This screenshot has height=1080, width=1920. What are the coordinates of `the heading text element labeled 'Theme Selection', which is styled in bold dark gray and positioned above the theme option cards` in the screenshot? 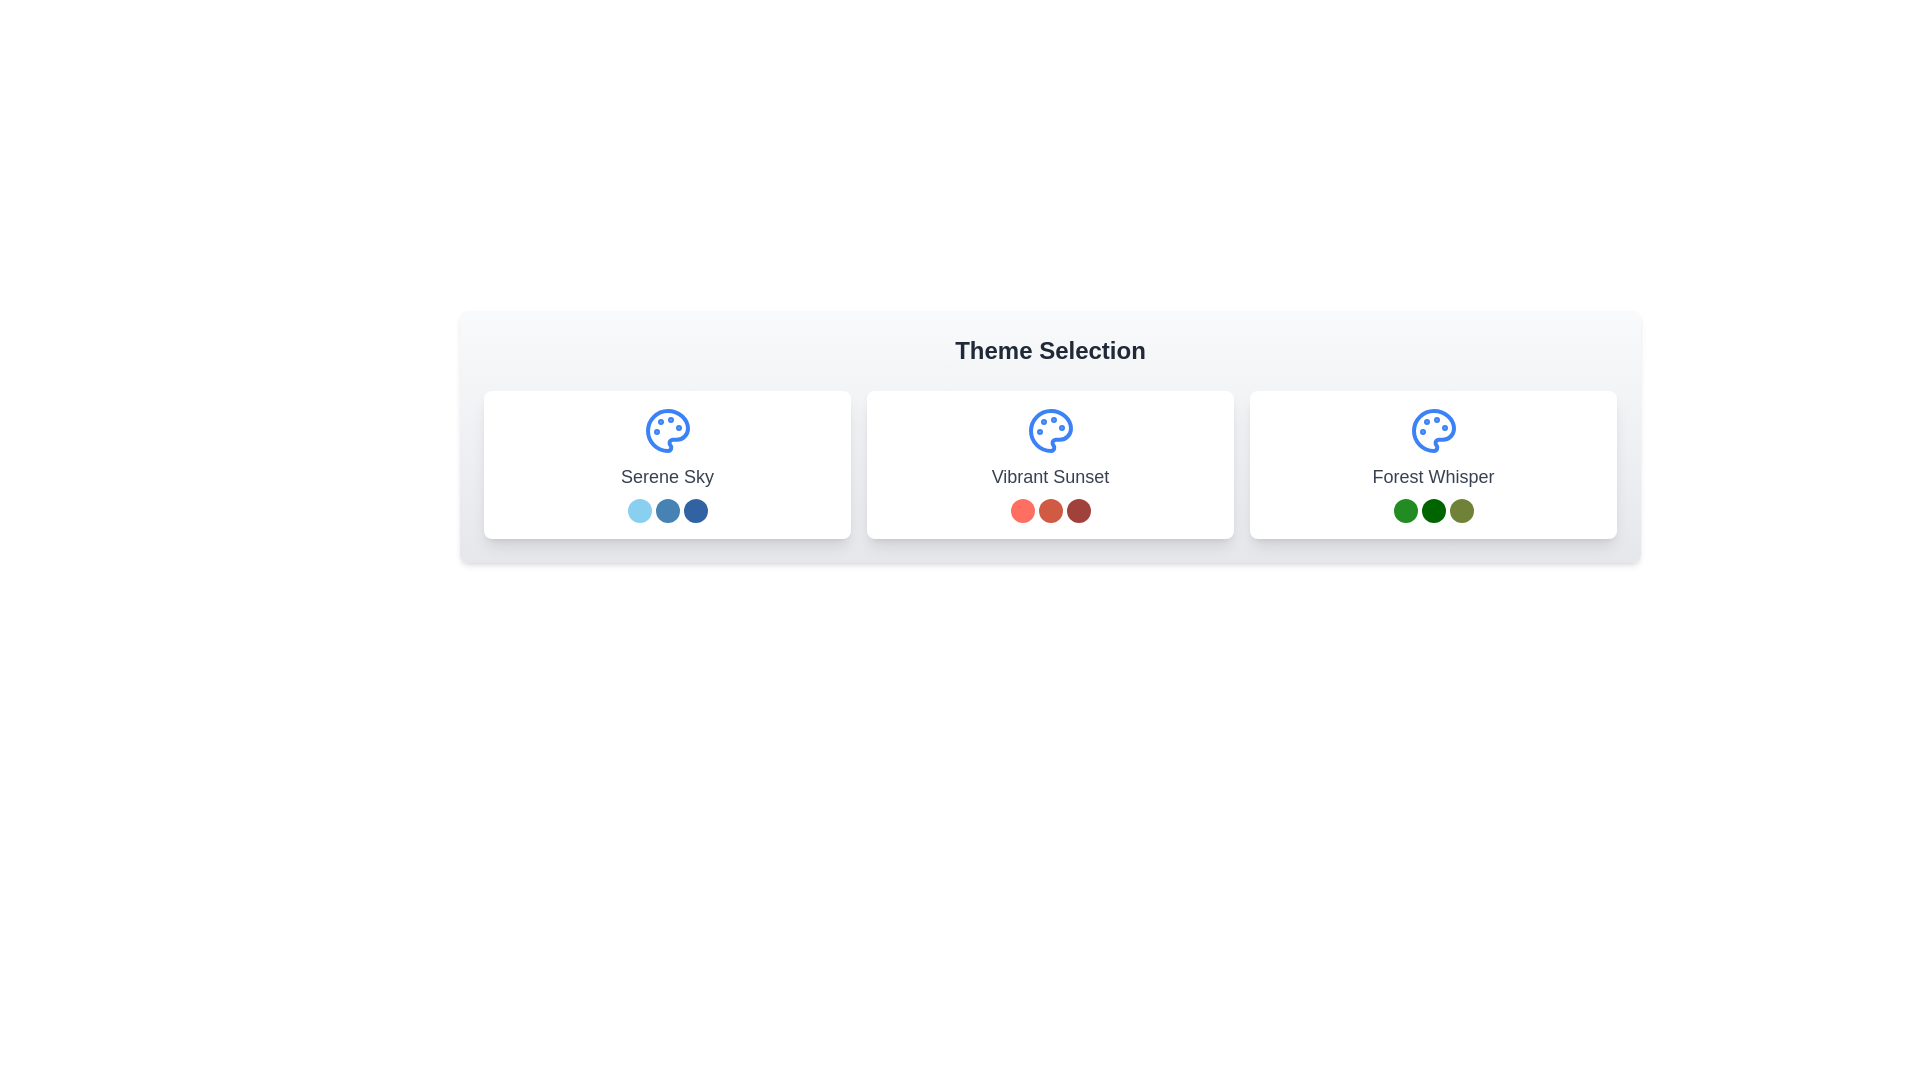 It's located at (1049, 350).